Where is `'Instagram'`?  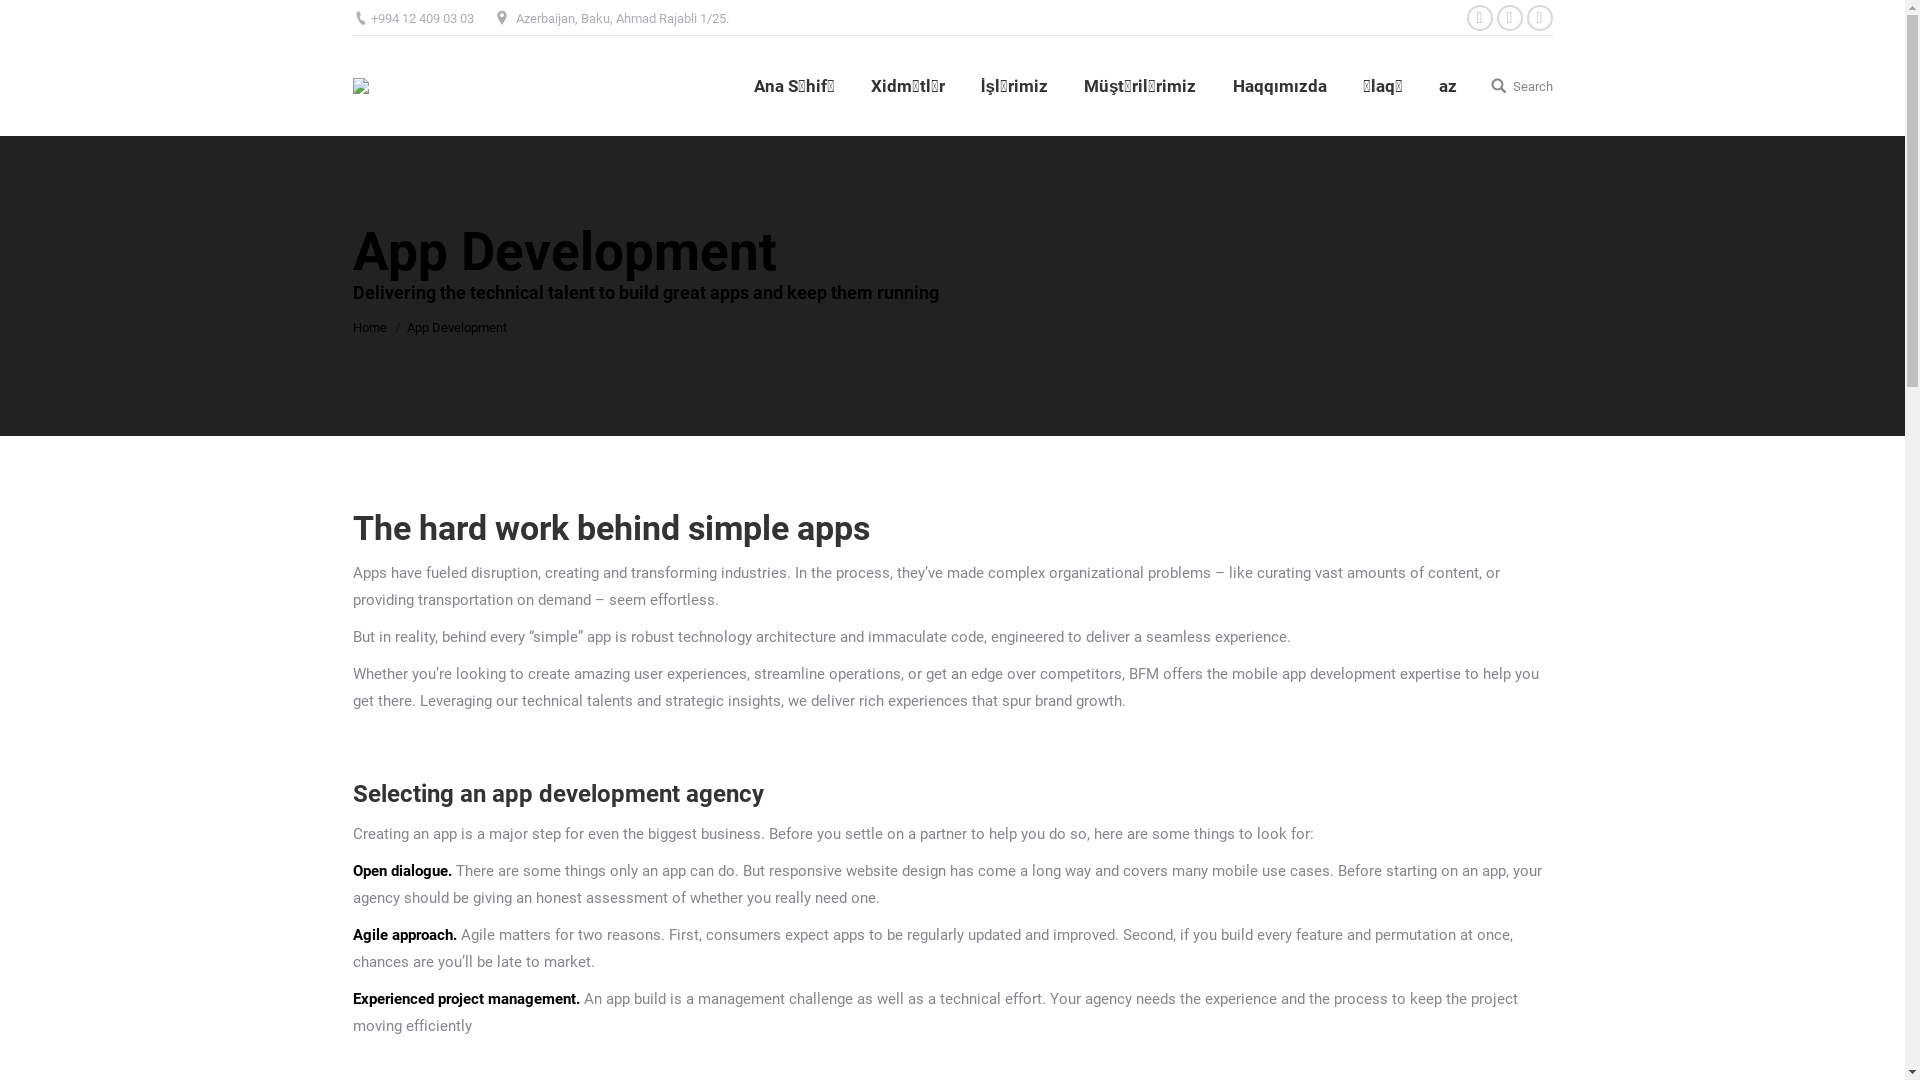
'Instagram' is located at coordinates (1508, 18).